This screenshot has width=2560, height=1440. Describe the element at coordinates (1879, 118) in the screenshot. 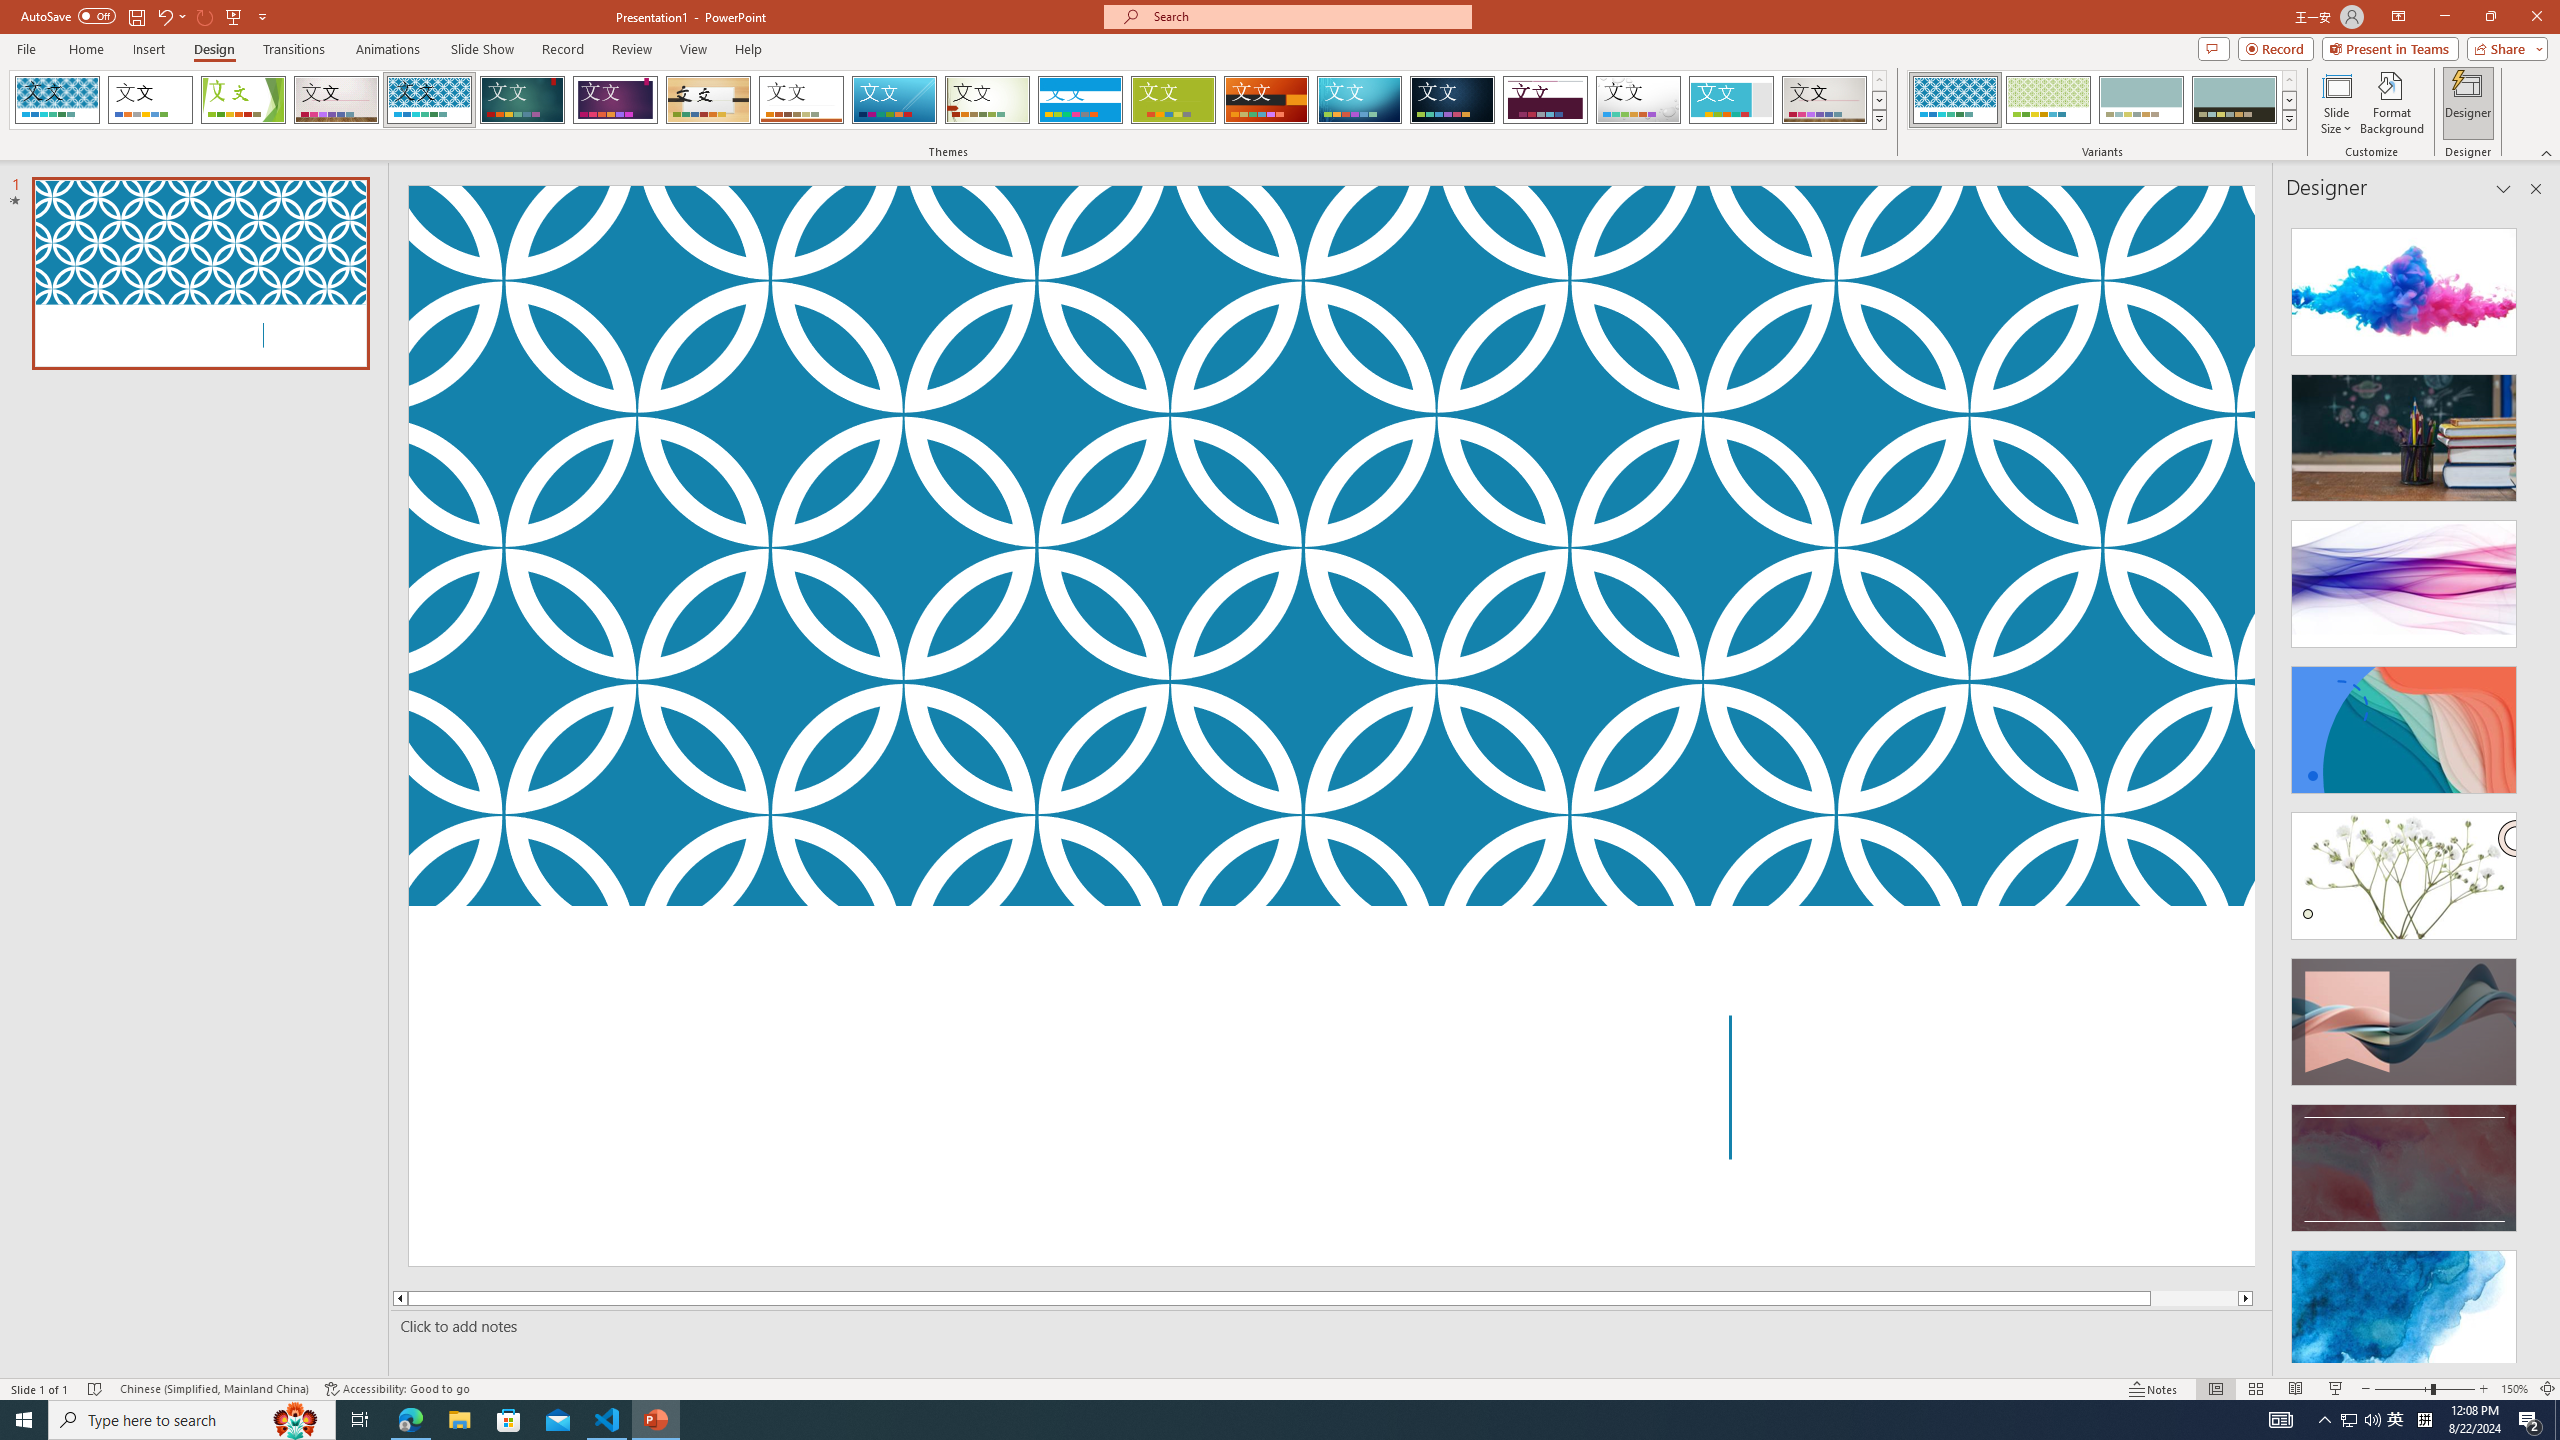

I see `'Themes'` at that location.